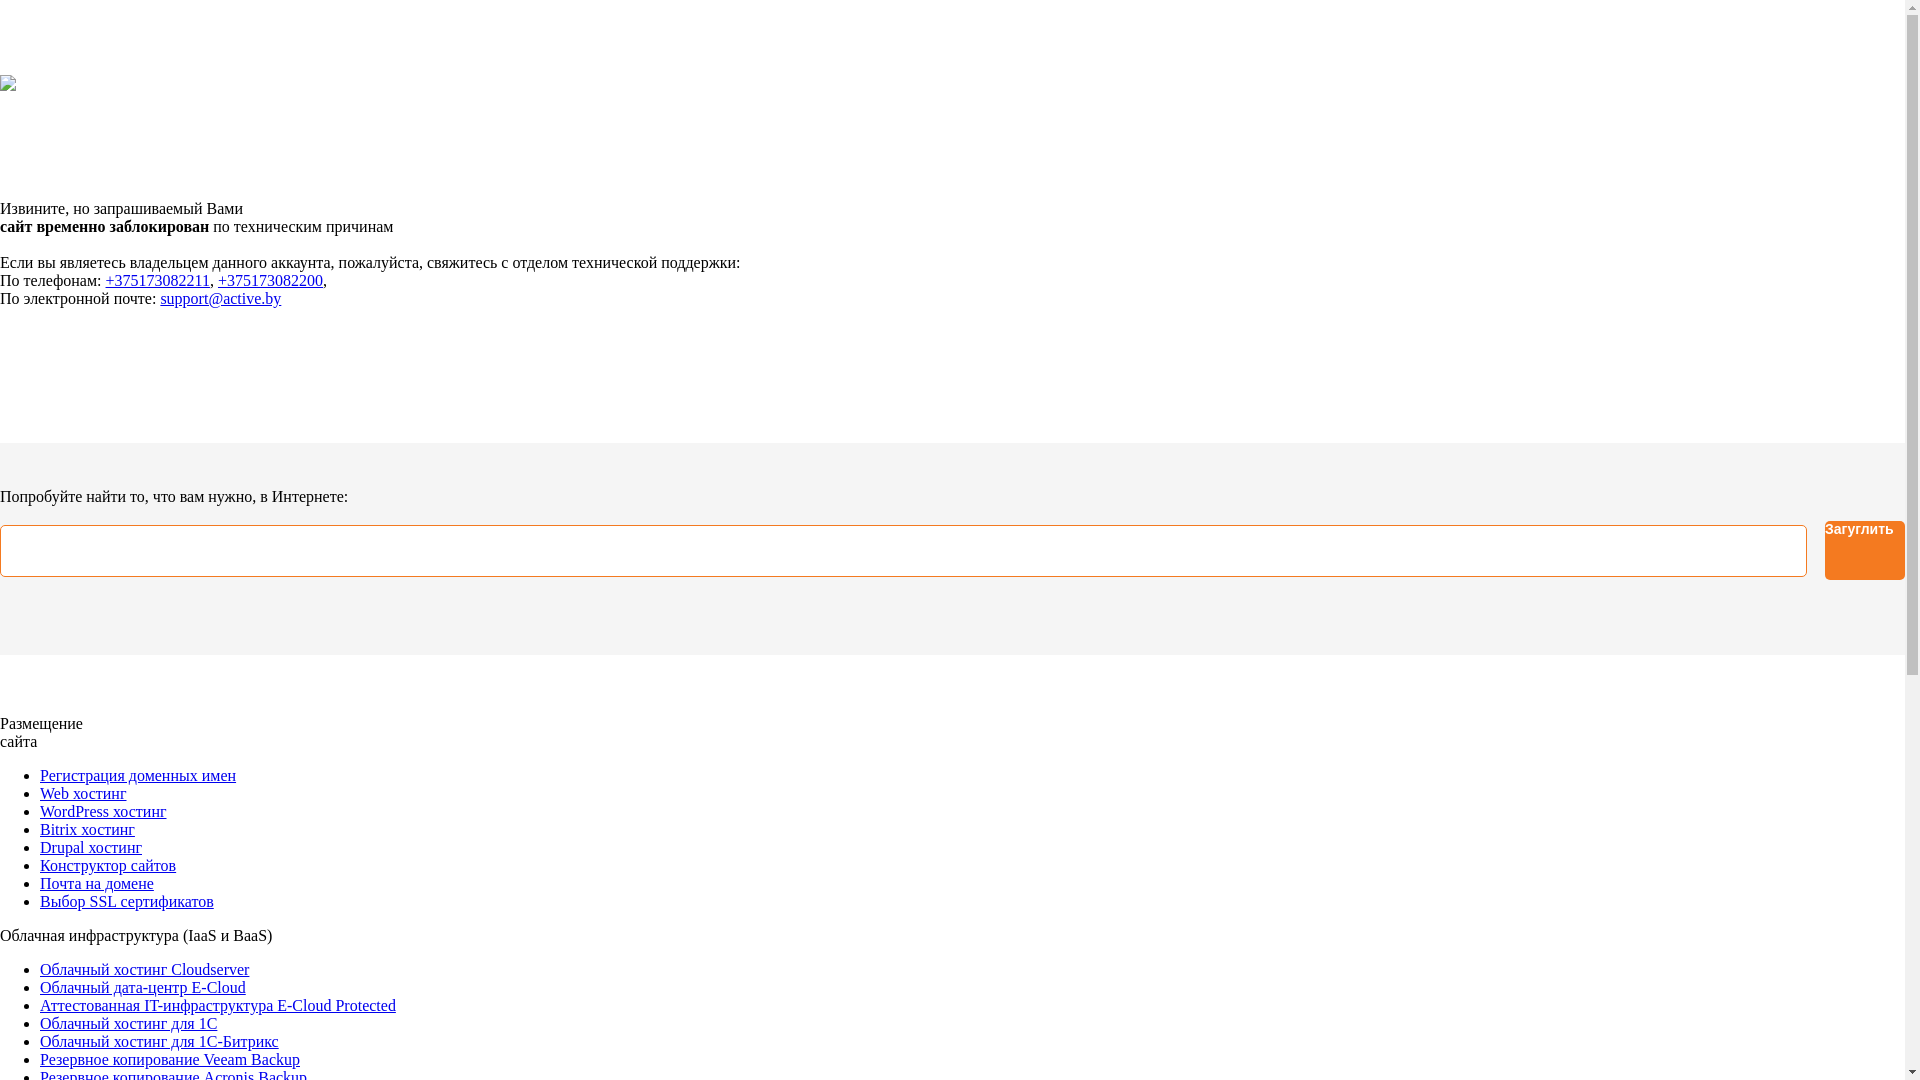 The height and width of the screenshot is (1080, 1920). What do you see at coordinates (220, 298) in the screenshot?
I see `'support@active.by'` at bounding box center [220, 298].